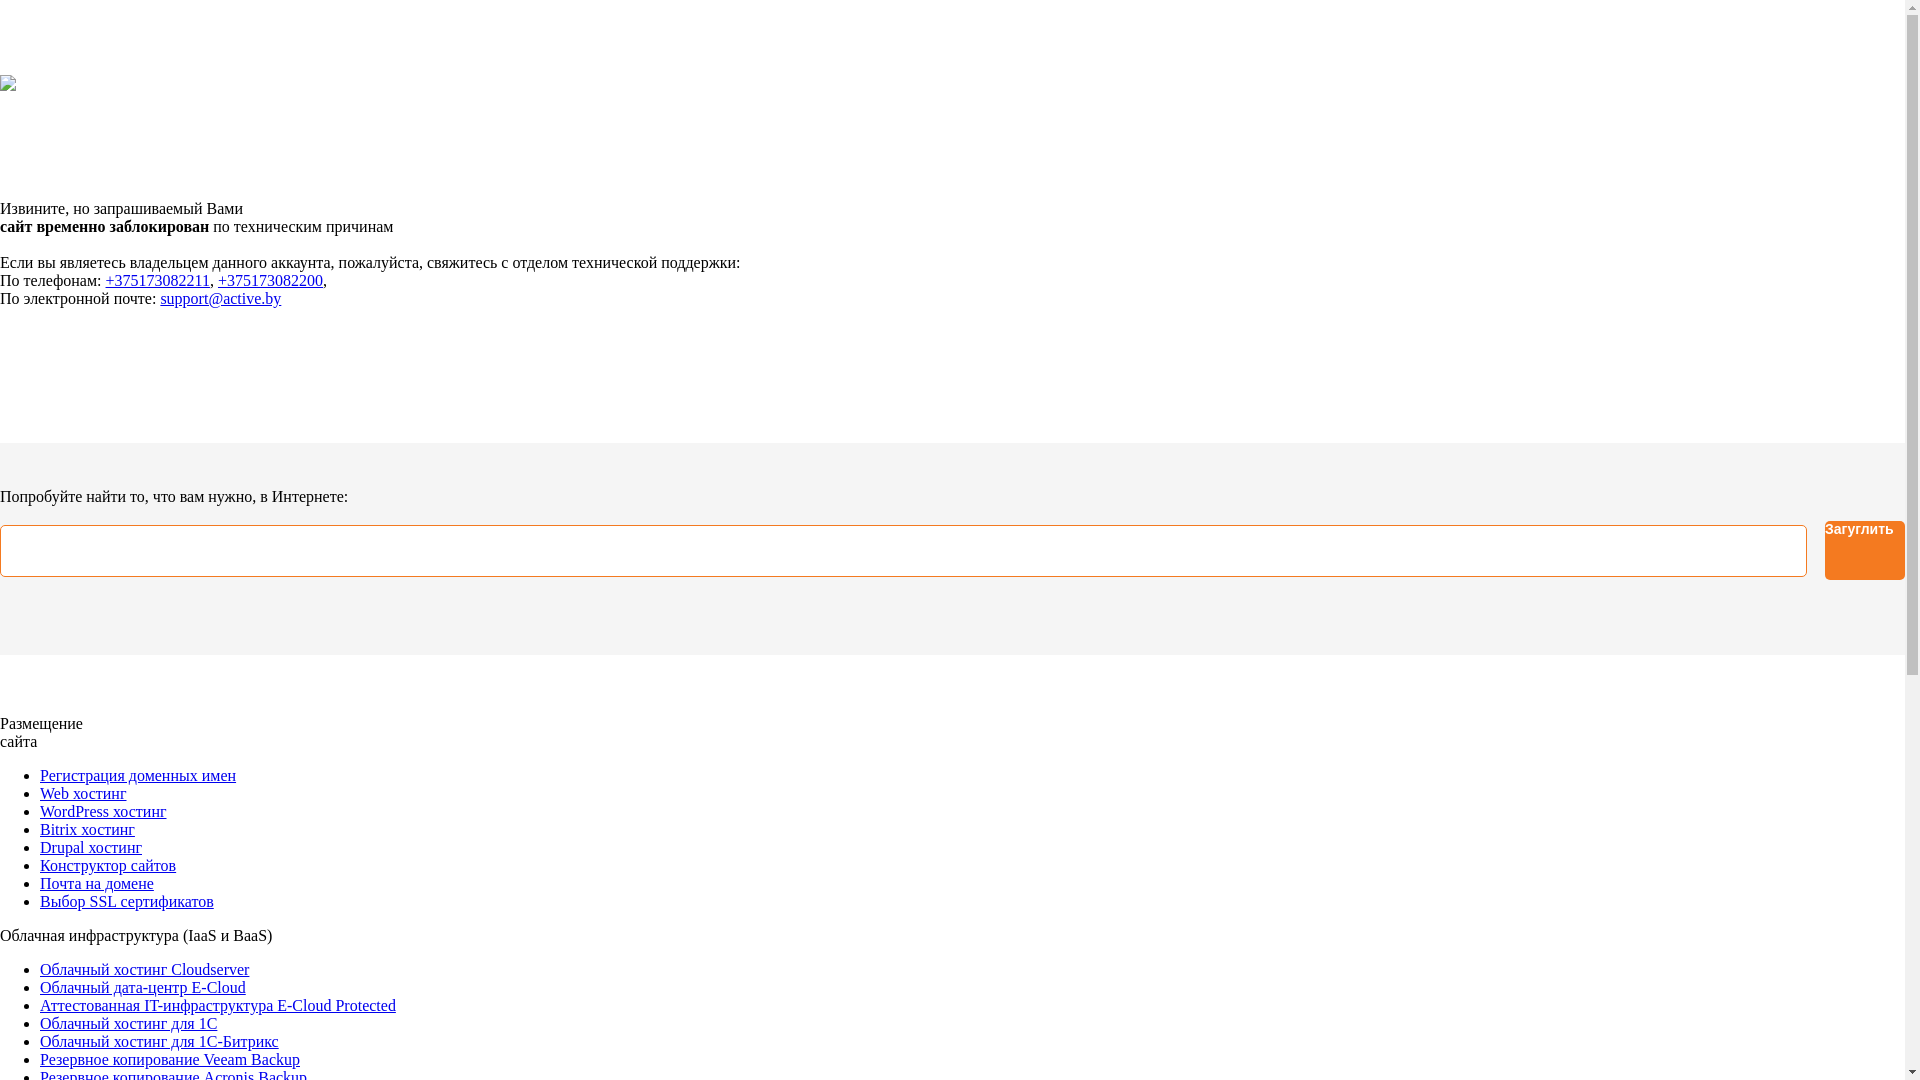 The height and width of the screenshot is (1080, 1920). What do you see at coordinates (220, 298) in the screenshot?
I see `'support@active.by'` at bounding box center [220, 298].